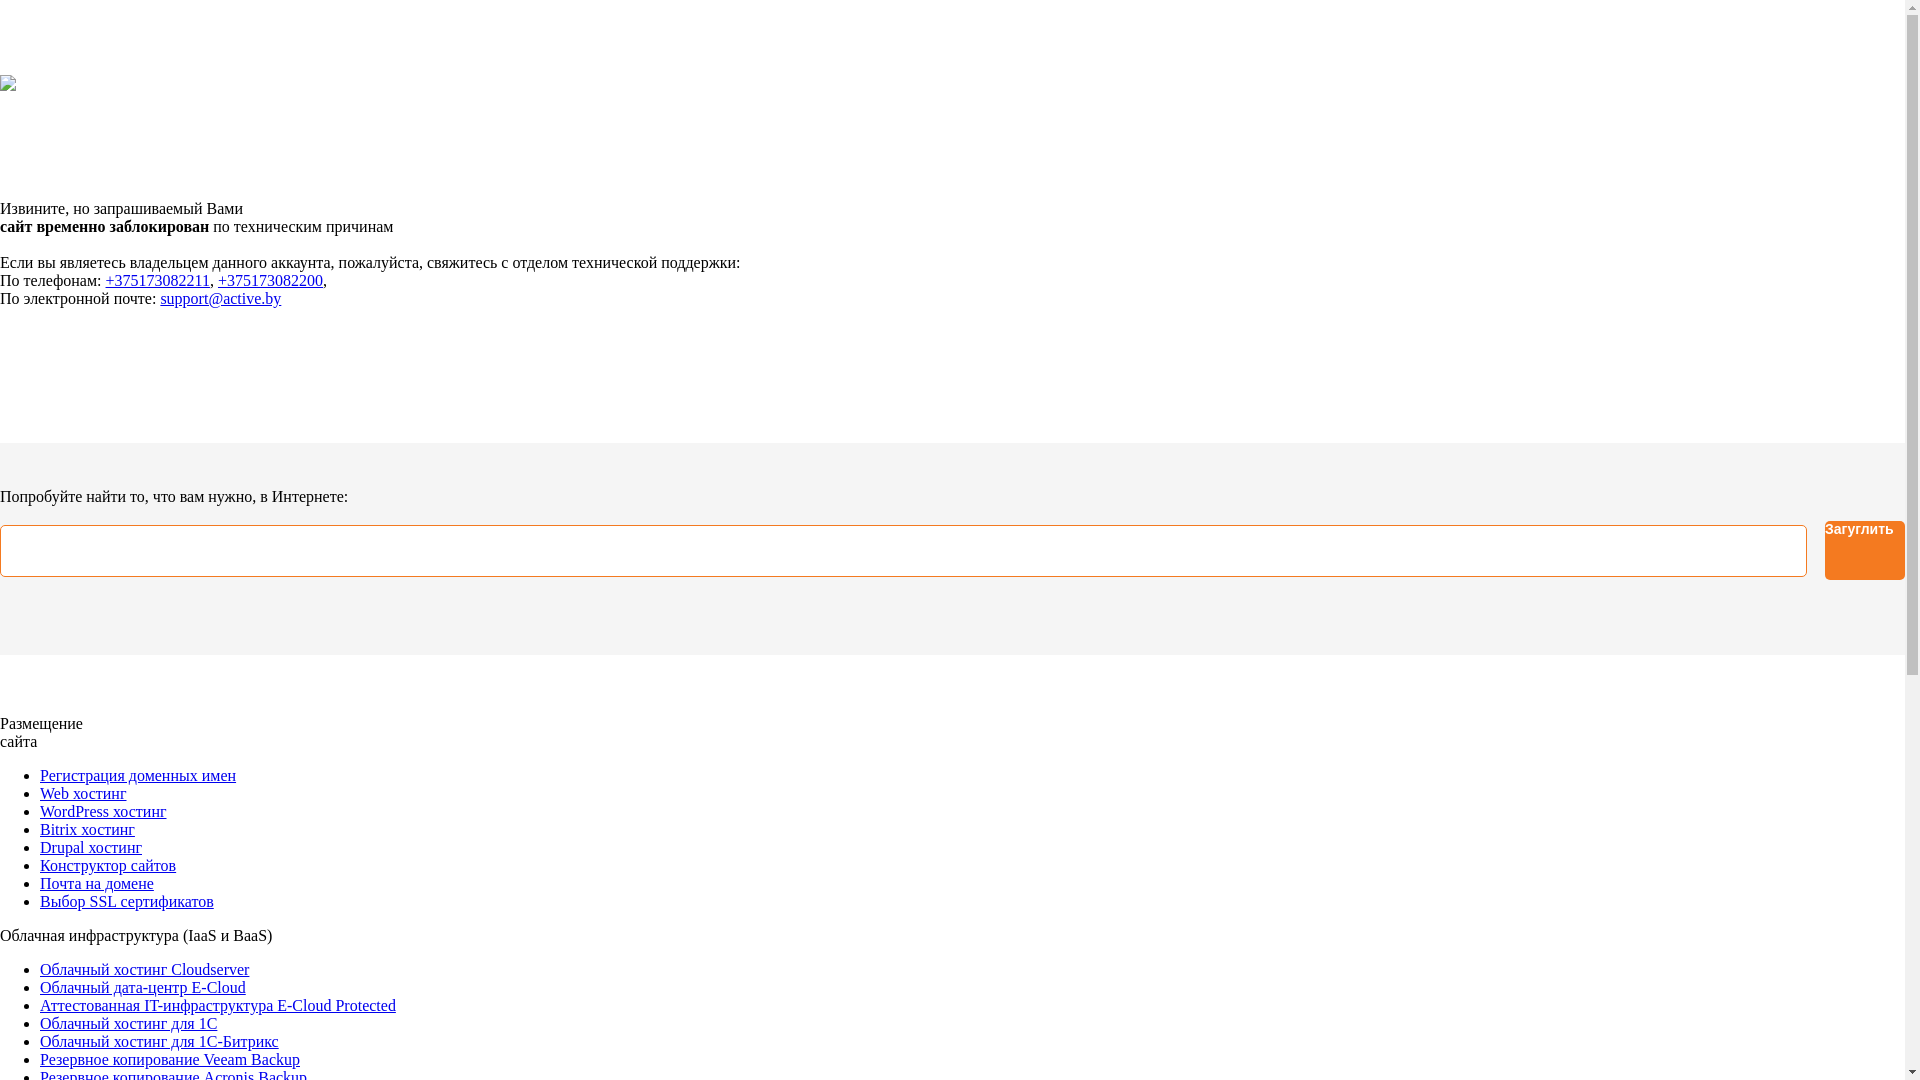 The height and width of the screenshot is (1080, 1920). What do you see at coordinates (220, 298) in the screenshot?
I see `'support@active.by'` at bounding box center [220, 298].